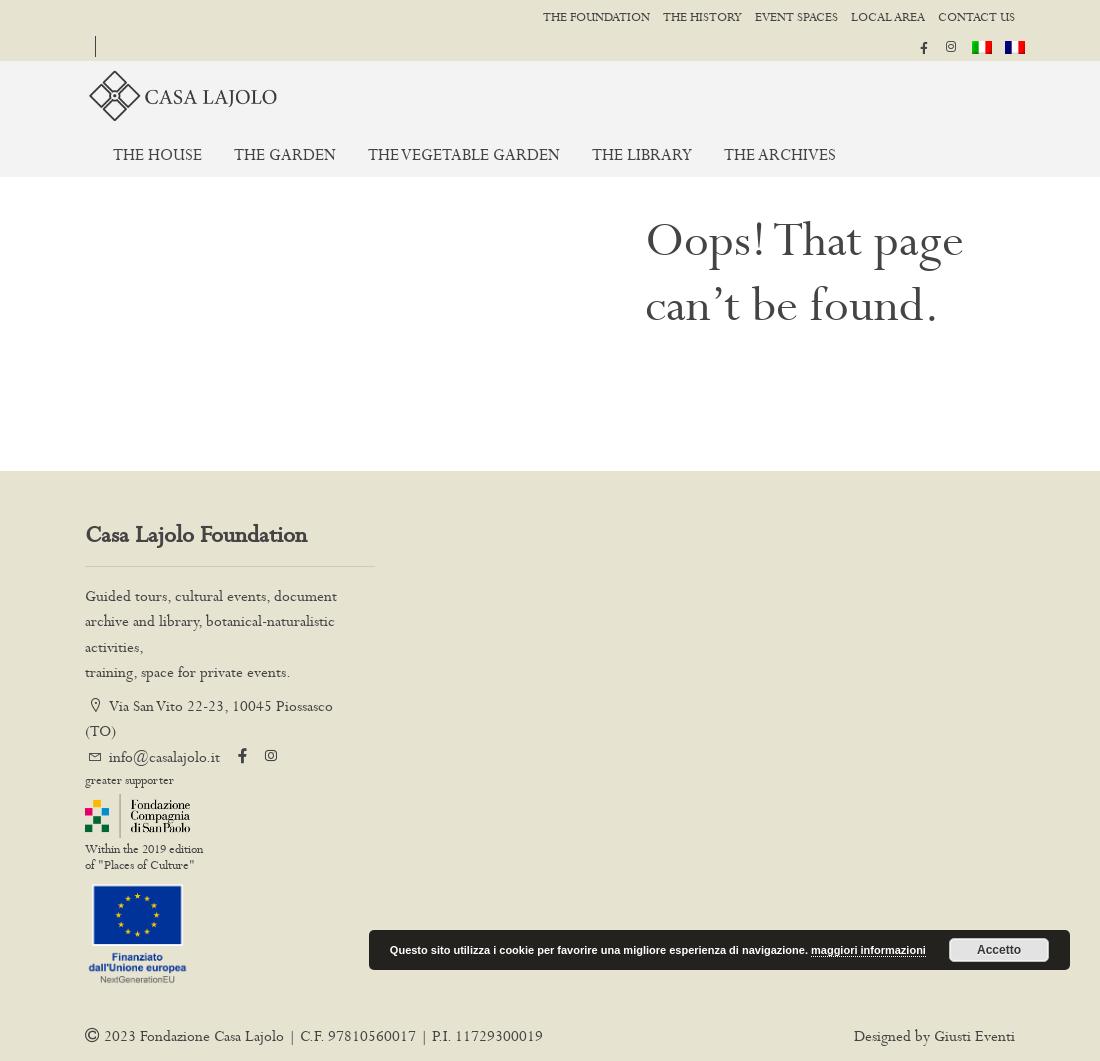 Image resolution: width=1100 pixels, height=1061 pixels. Describe the element at coordinates (156, 154) in the screenshot. I see `'The house'` at that location.